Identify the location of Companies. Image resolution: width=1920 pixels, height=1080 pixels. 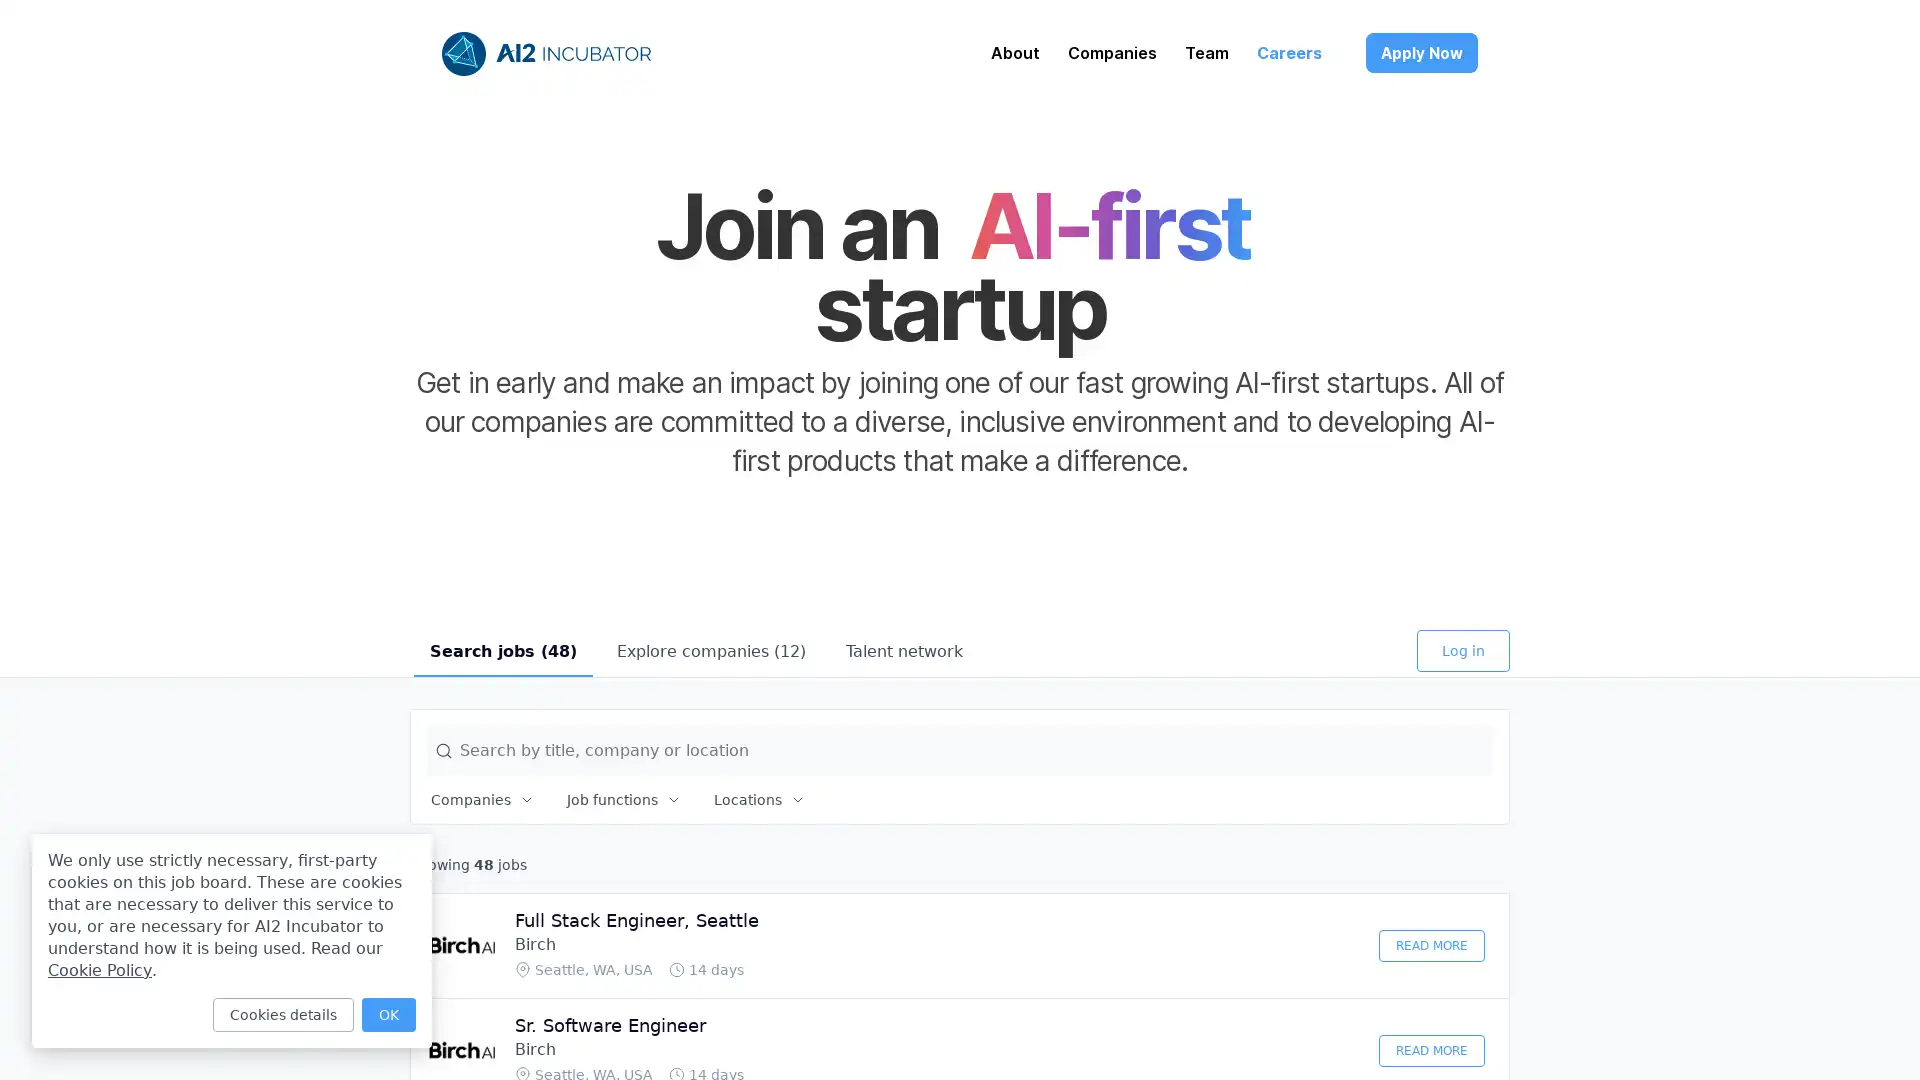
(483, 797).